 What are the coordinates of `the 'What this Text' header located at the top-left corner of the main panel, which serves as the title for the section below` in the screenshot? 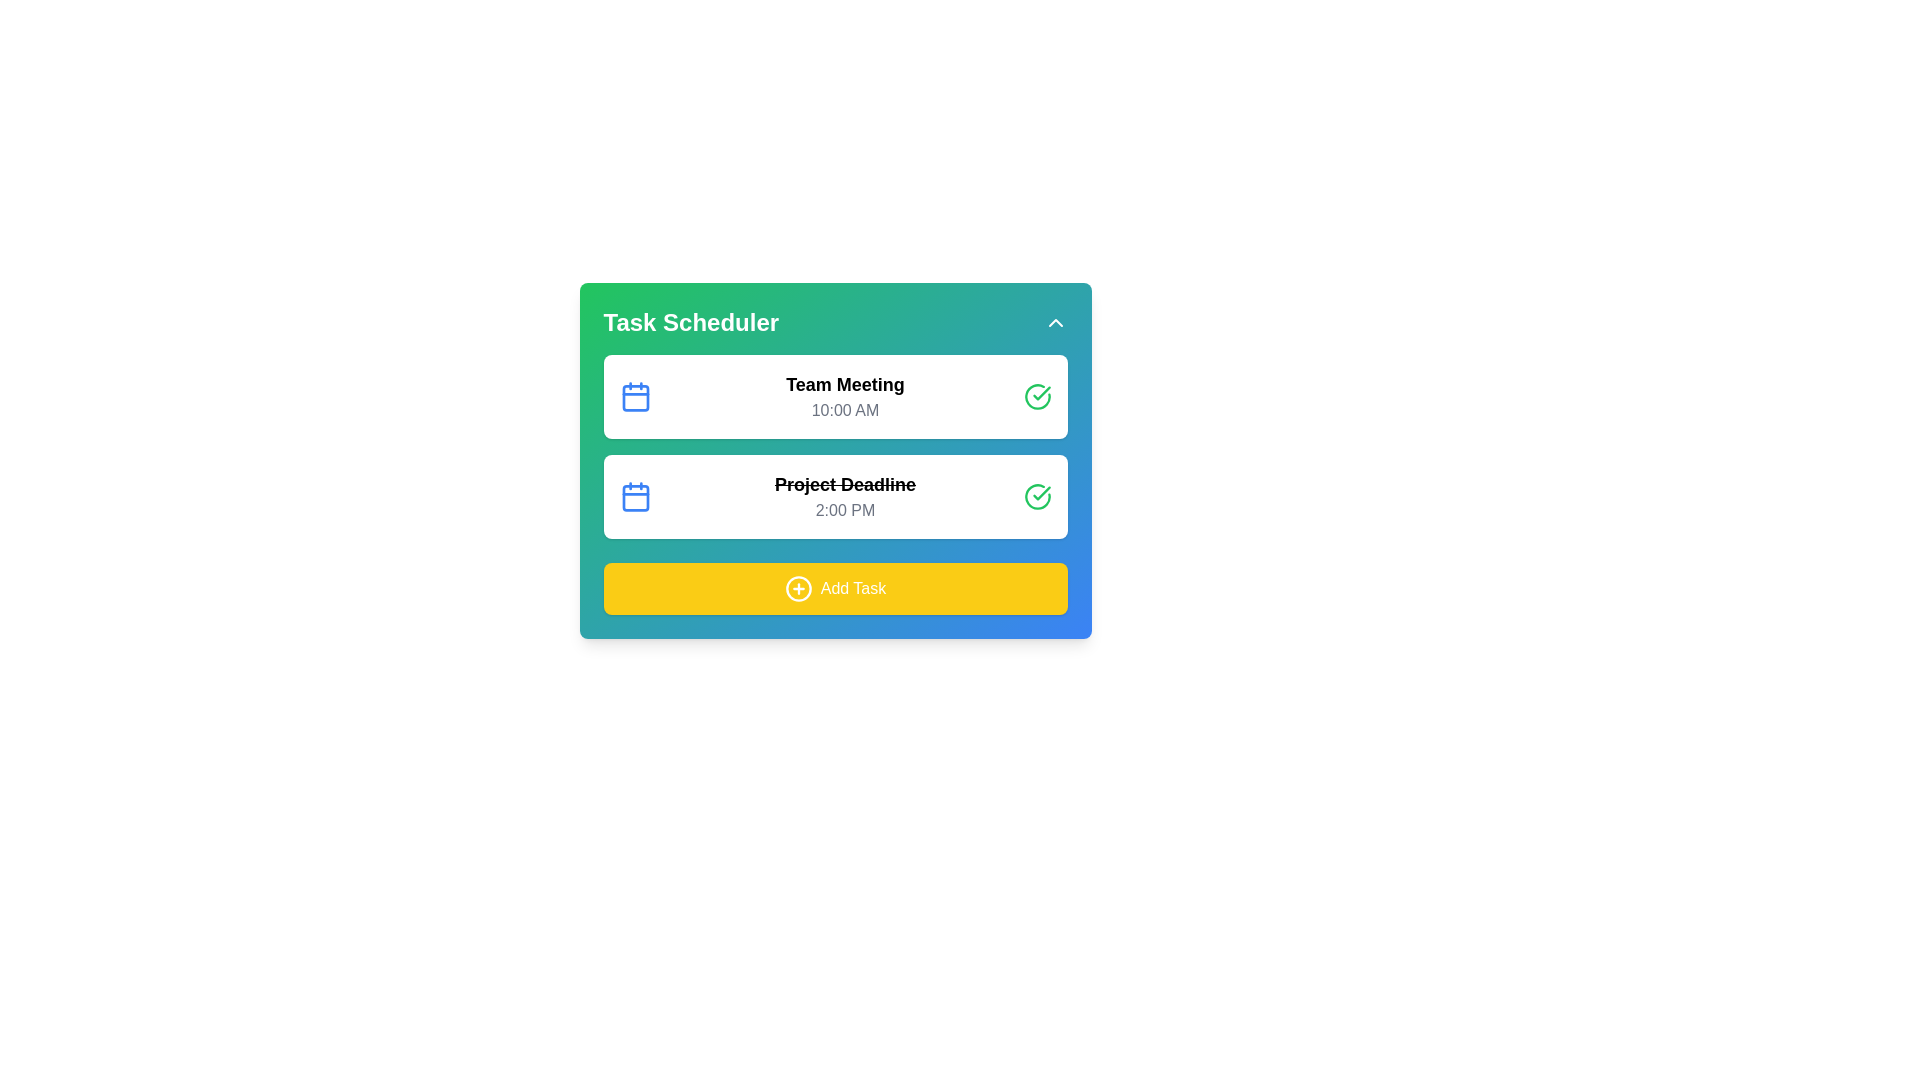 It's located at (691, 322).